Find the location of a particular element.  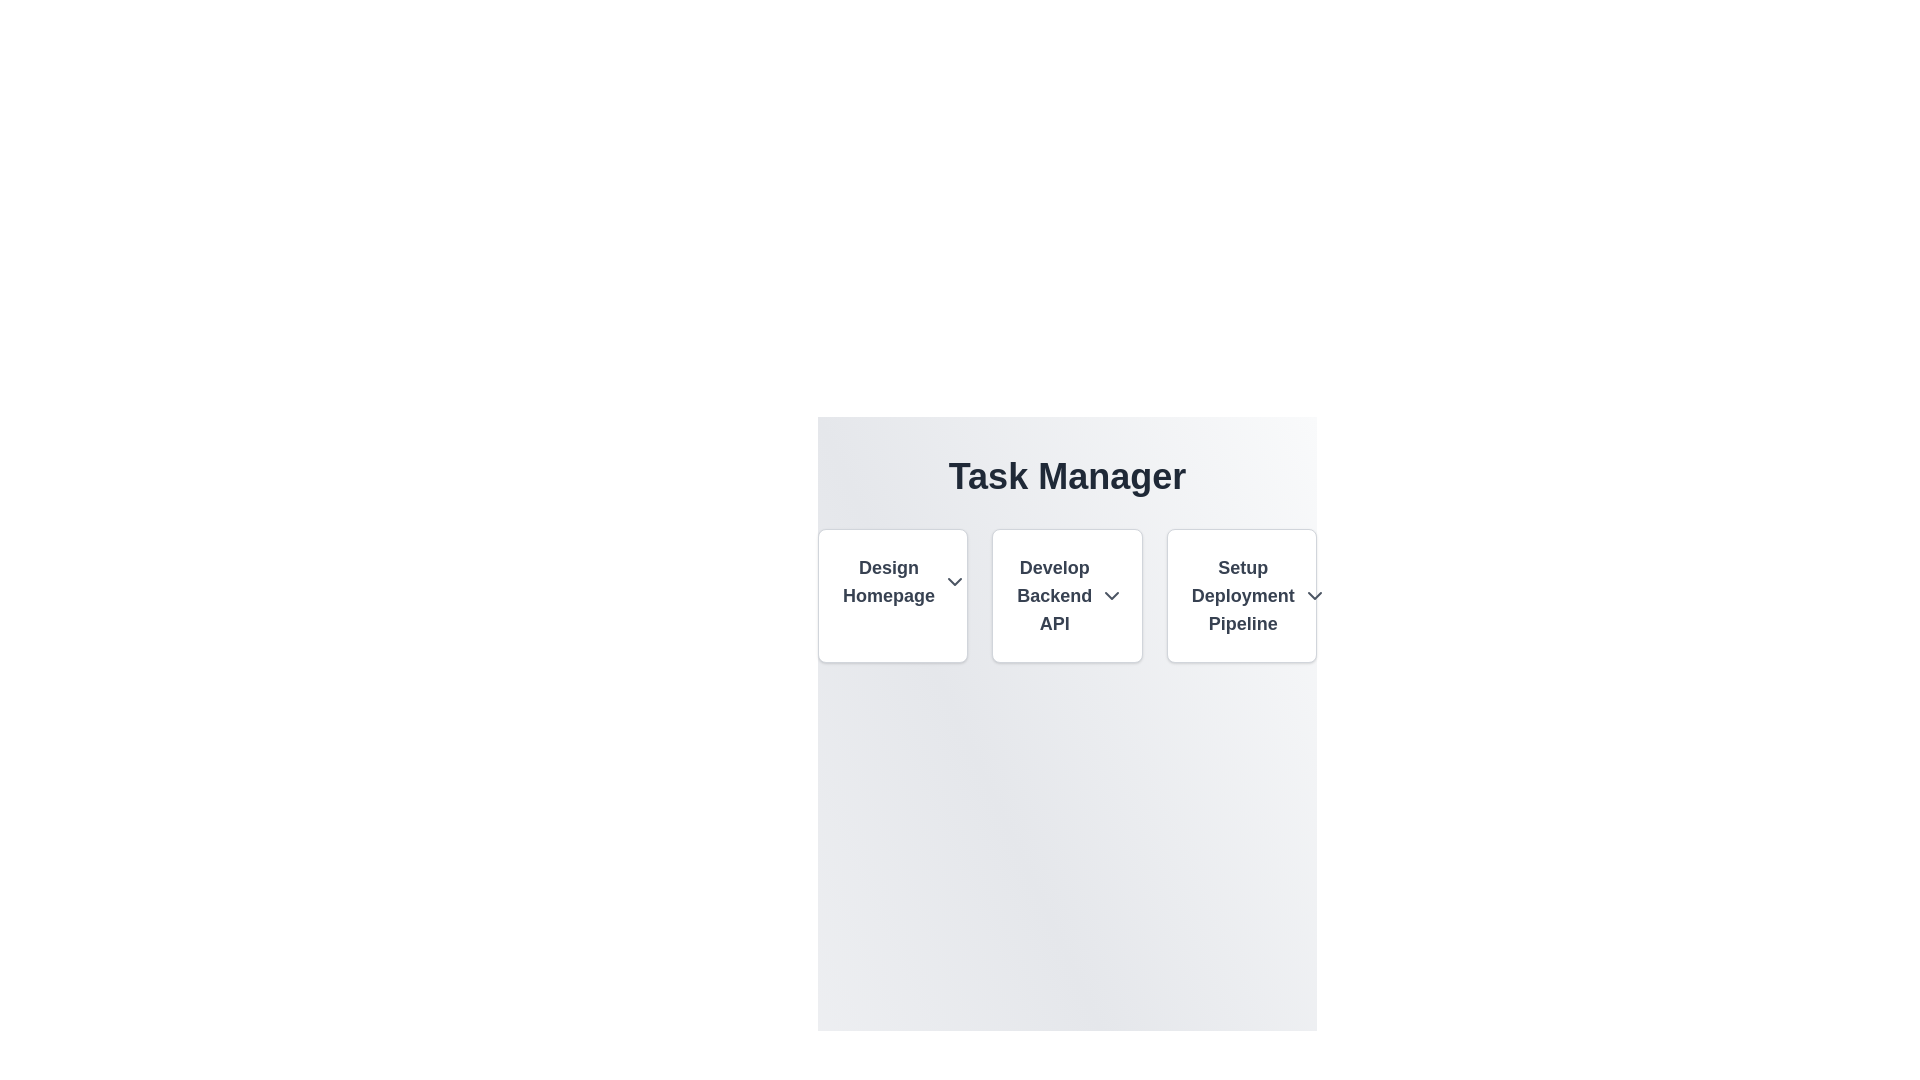

the heading labeled 'Setup Deployment Pipeline', which displays the text in bold dark gray and is located at the bottom-center of its card is located at coordinates (1240, 595).